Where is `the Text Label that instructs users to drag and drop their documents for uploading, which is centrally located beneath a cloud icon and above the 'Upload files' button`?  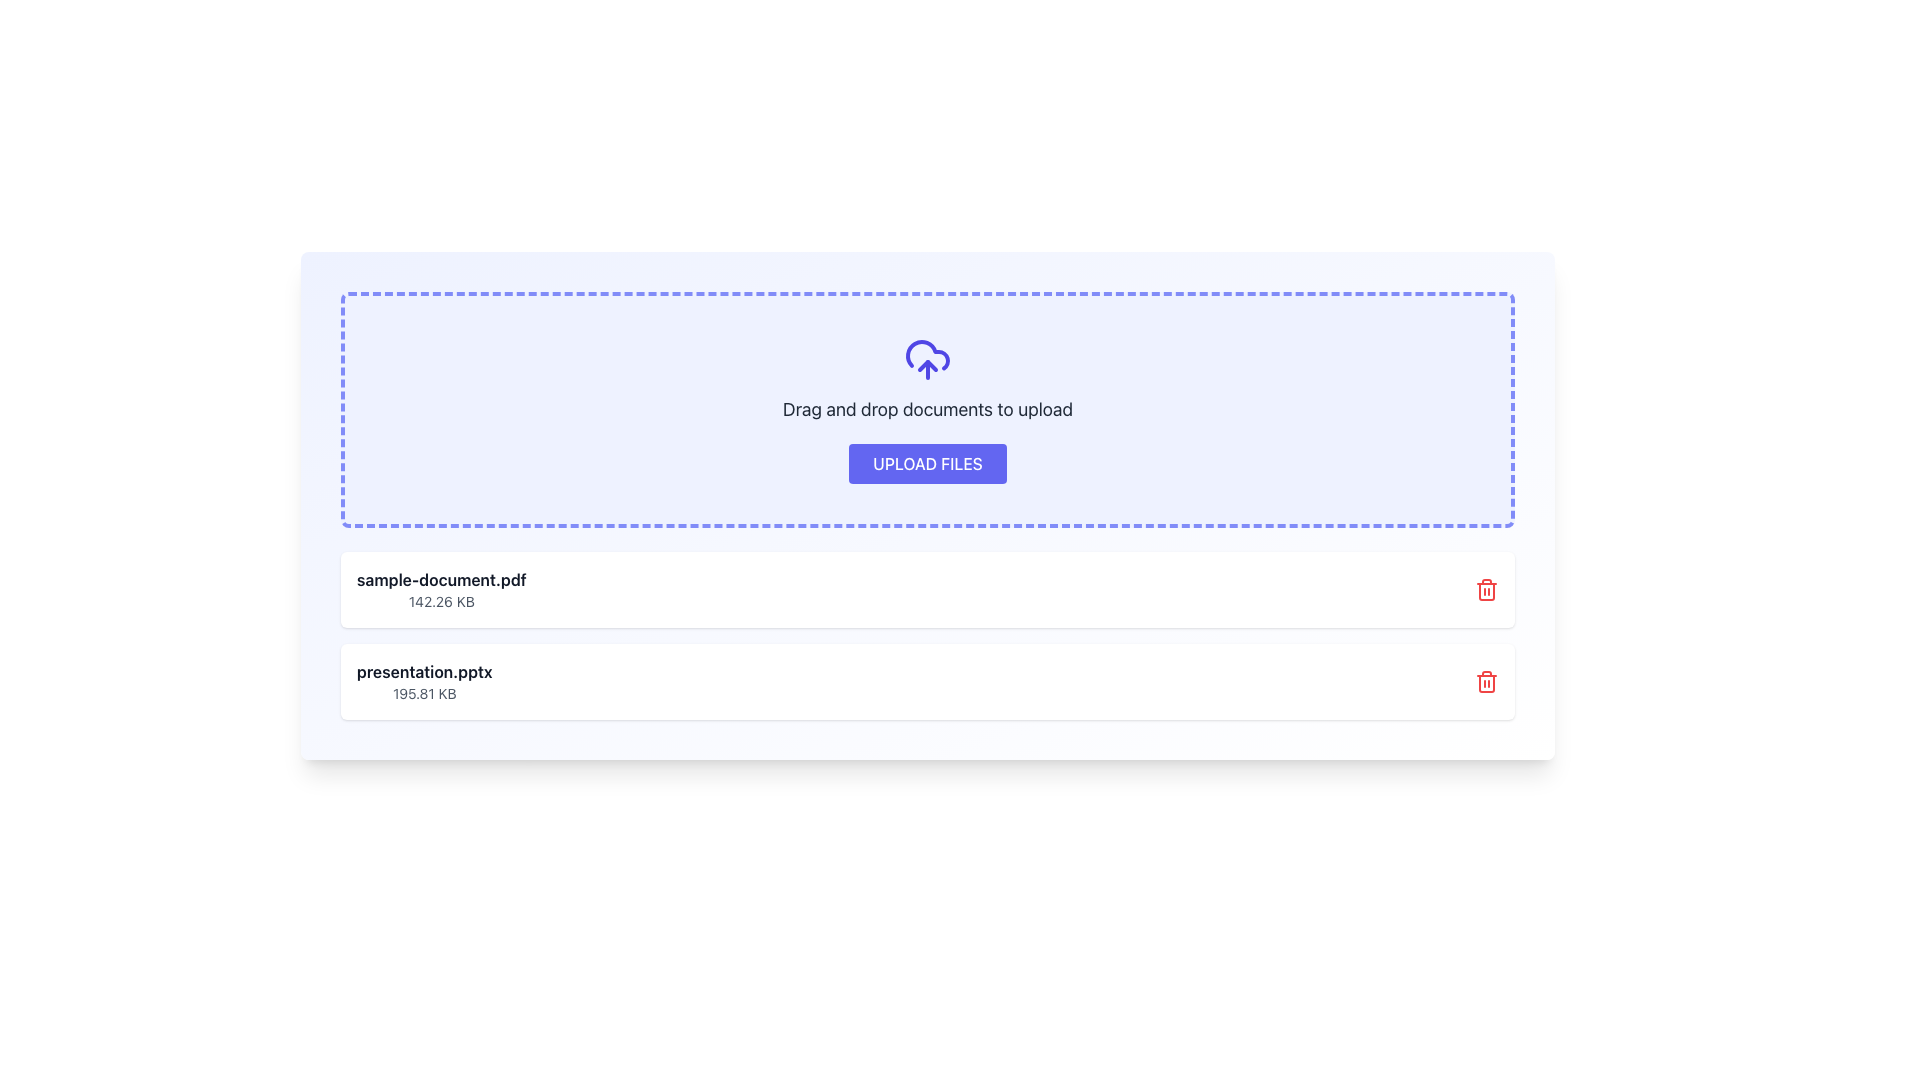
the Text Label that instructs users to drag and drop their documents for uploading, which is centrally located beneath a cloud icon and above the 'Upload files' button is located at coordinates (926, 408).